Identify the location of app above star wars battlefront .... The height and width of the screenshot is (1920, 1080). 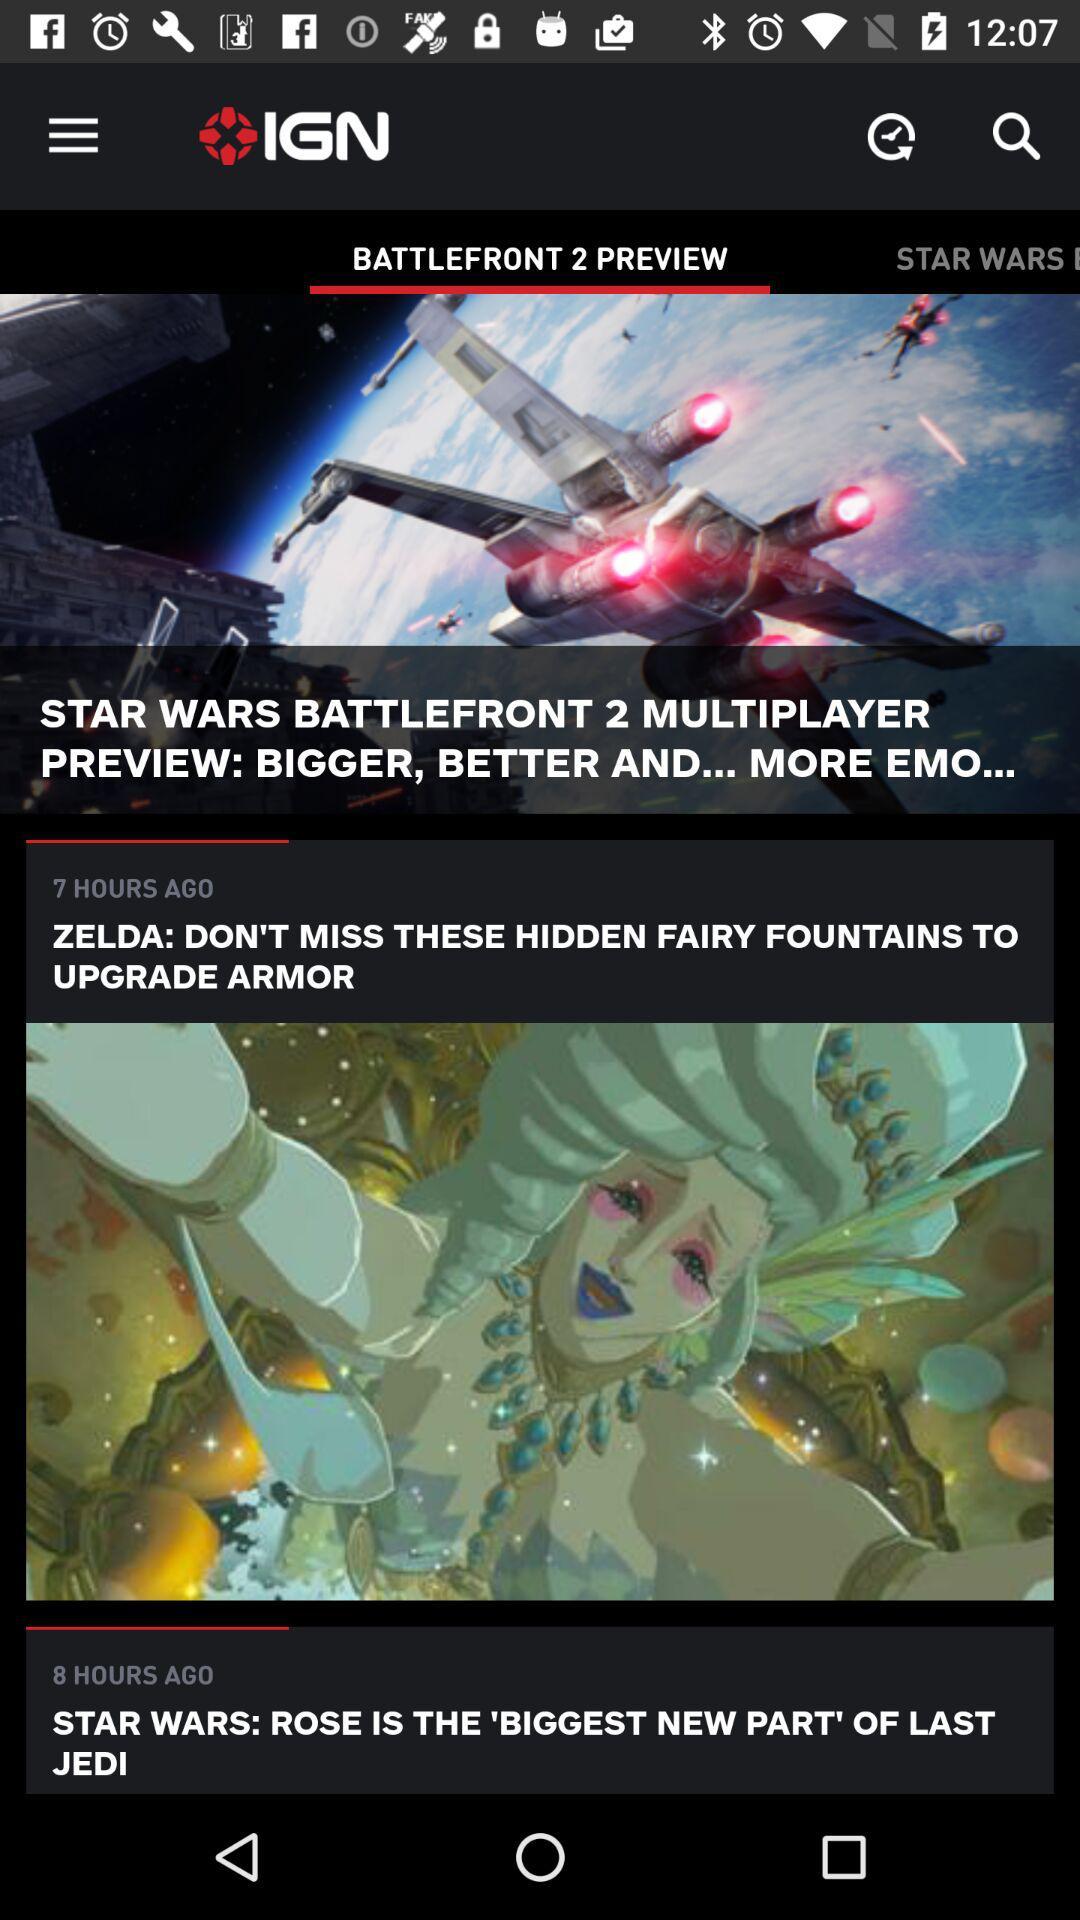
(890, 135).